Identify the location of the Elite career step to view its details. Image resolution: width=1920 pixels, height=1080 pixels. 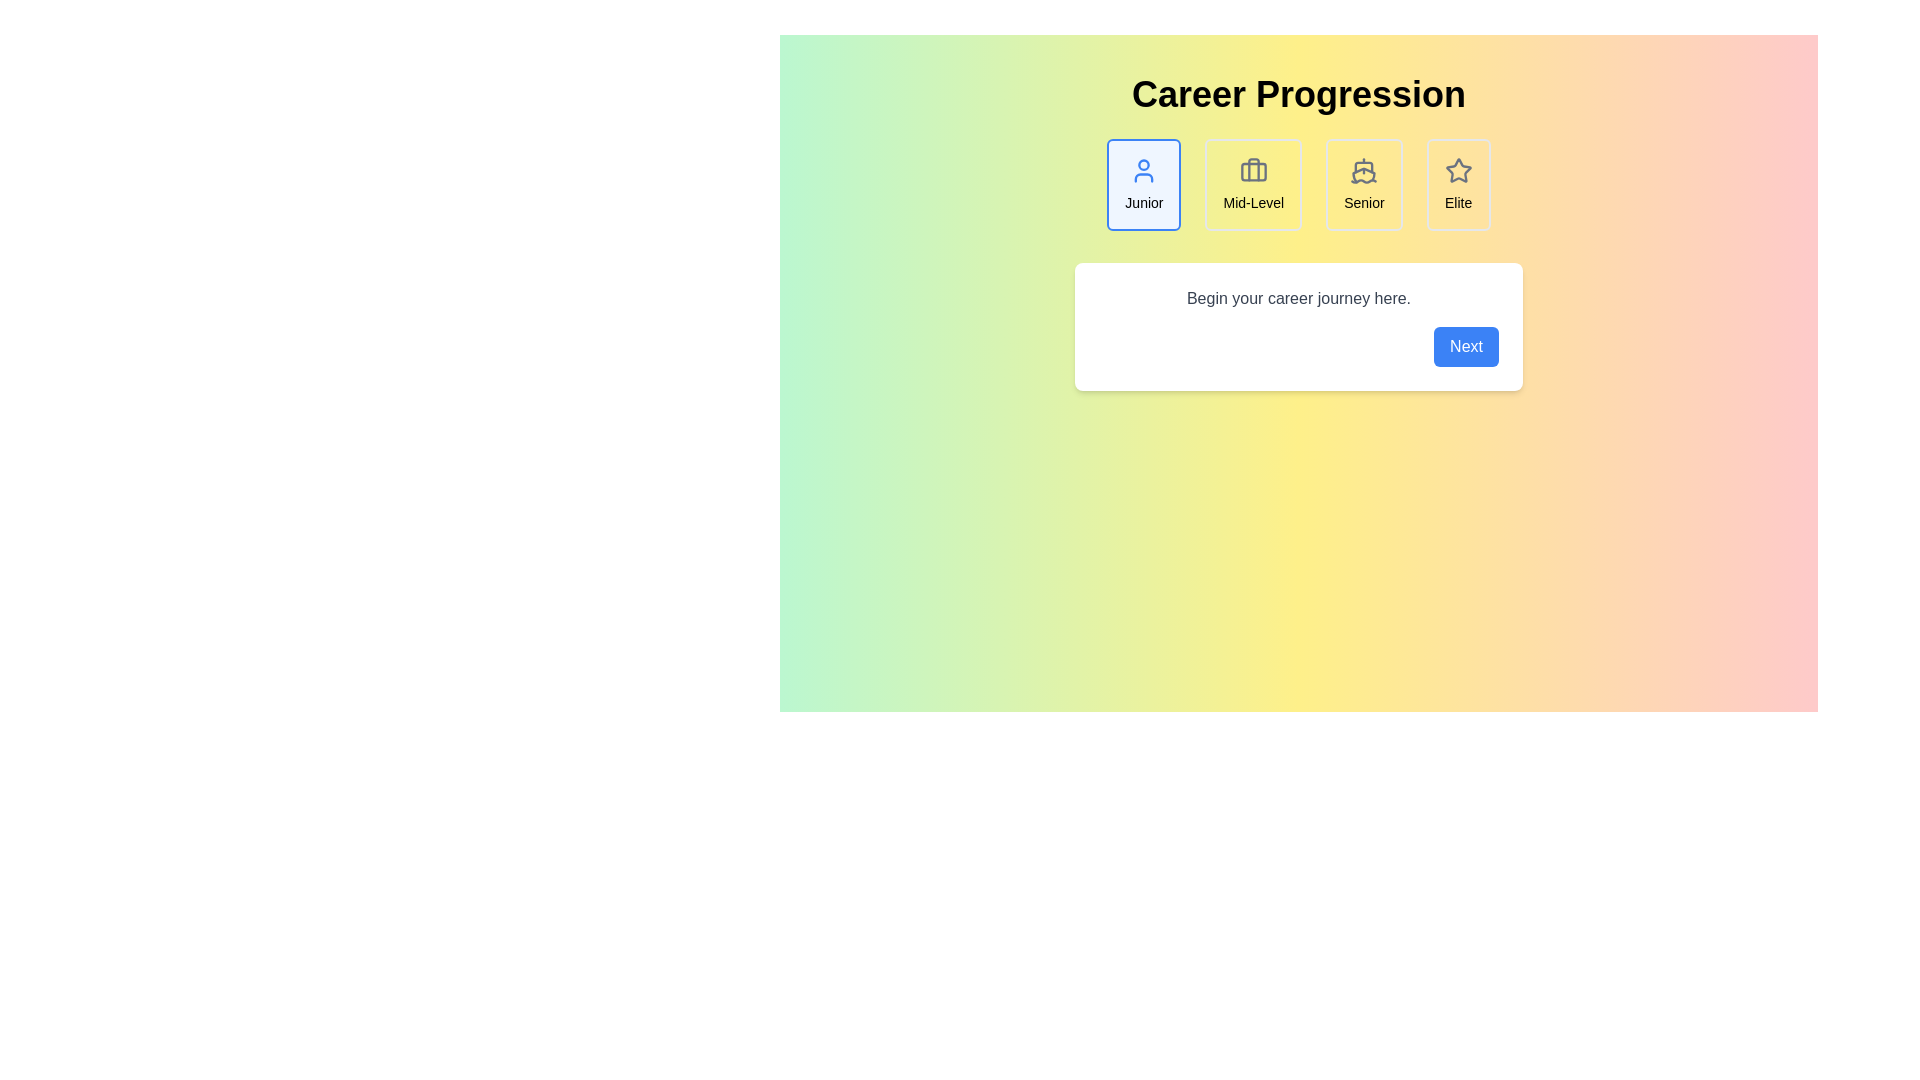
(1458, 185).